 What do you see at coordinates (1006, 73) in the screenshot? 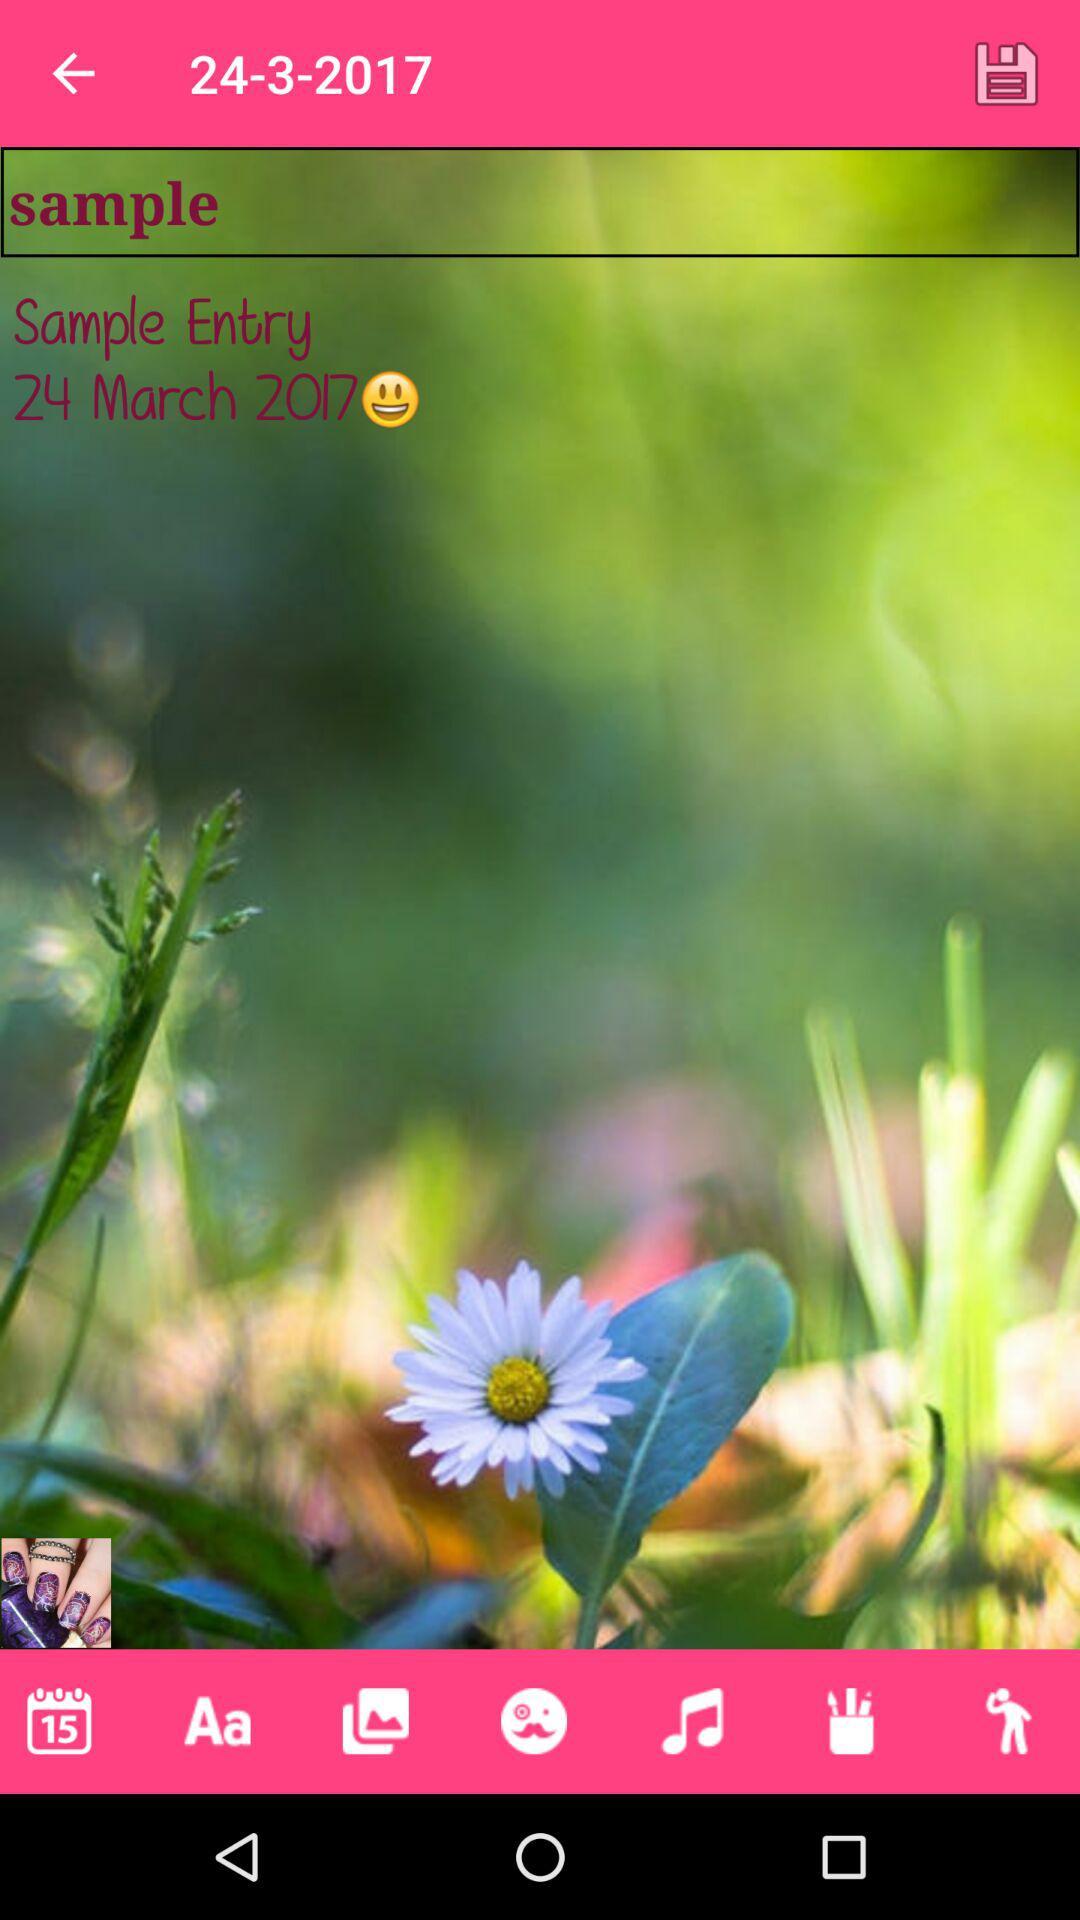
I see `entry` at bounding box center [1006, 73].